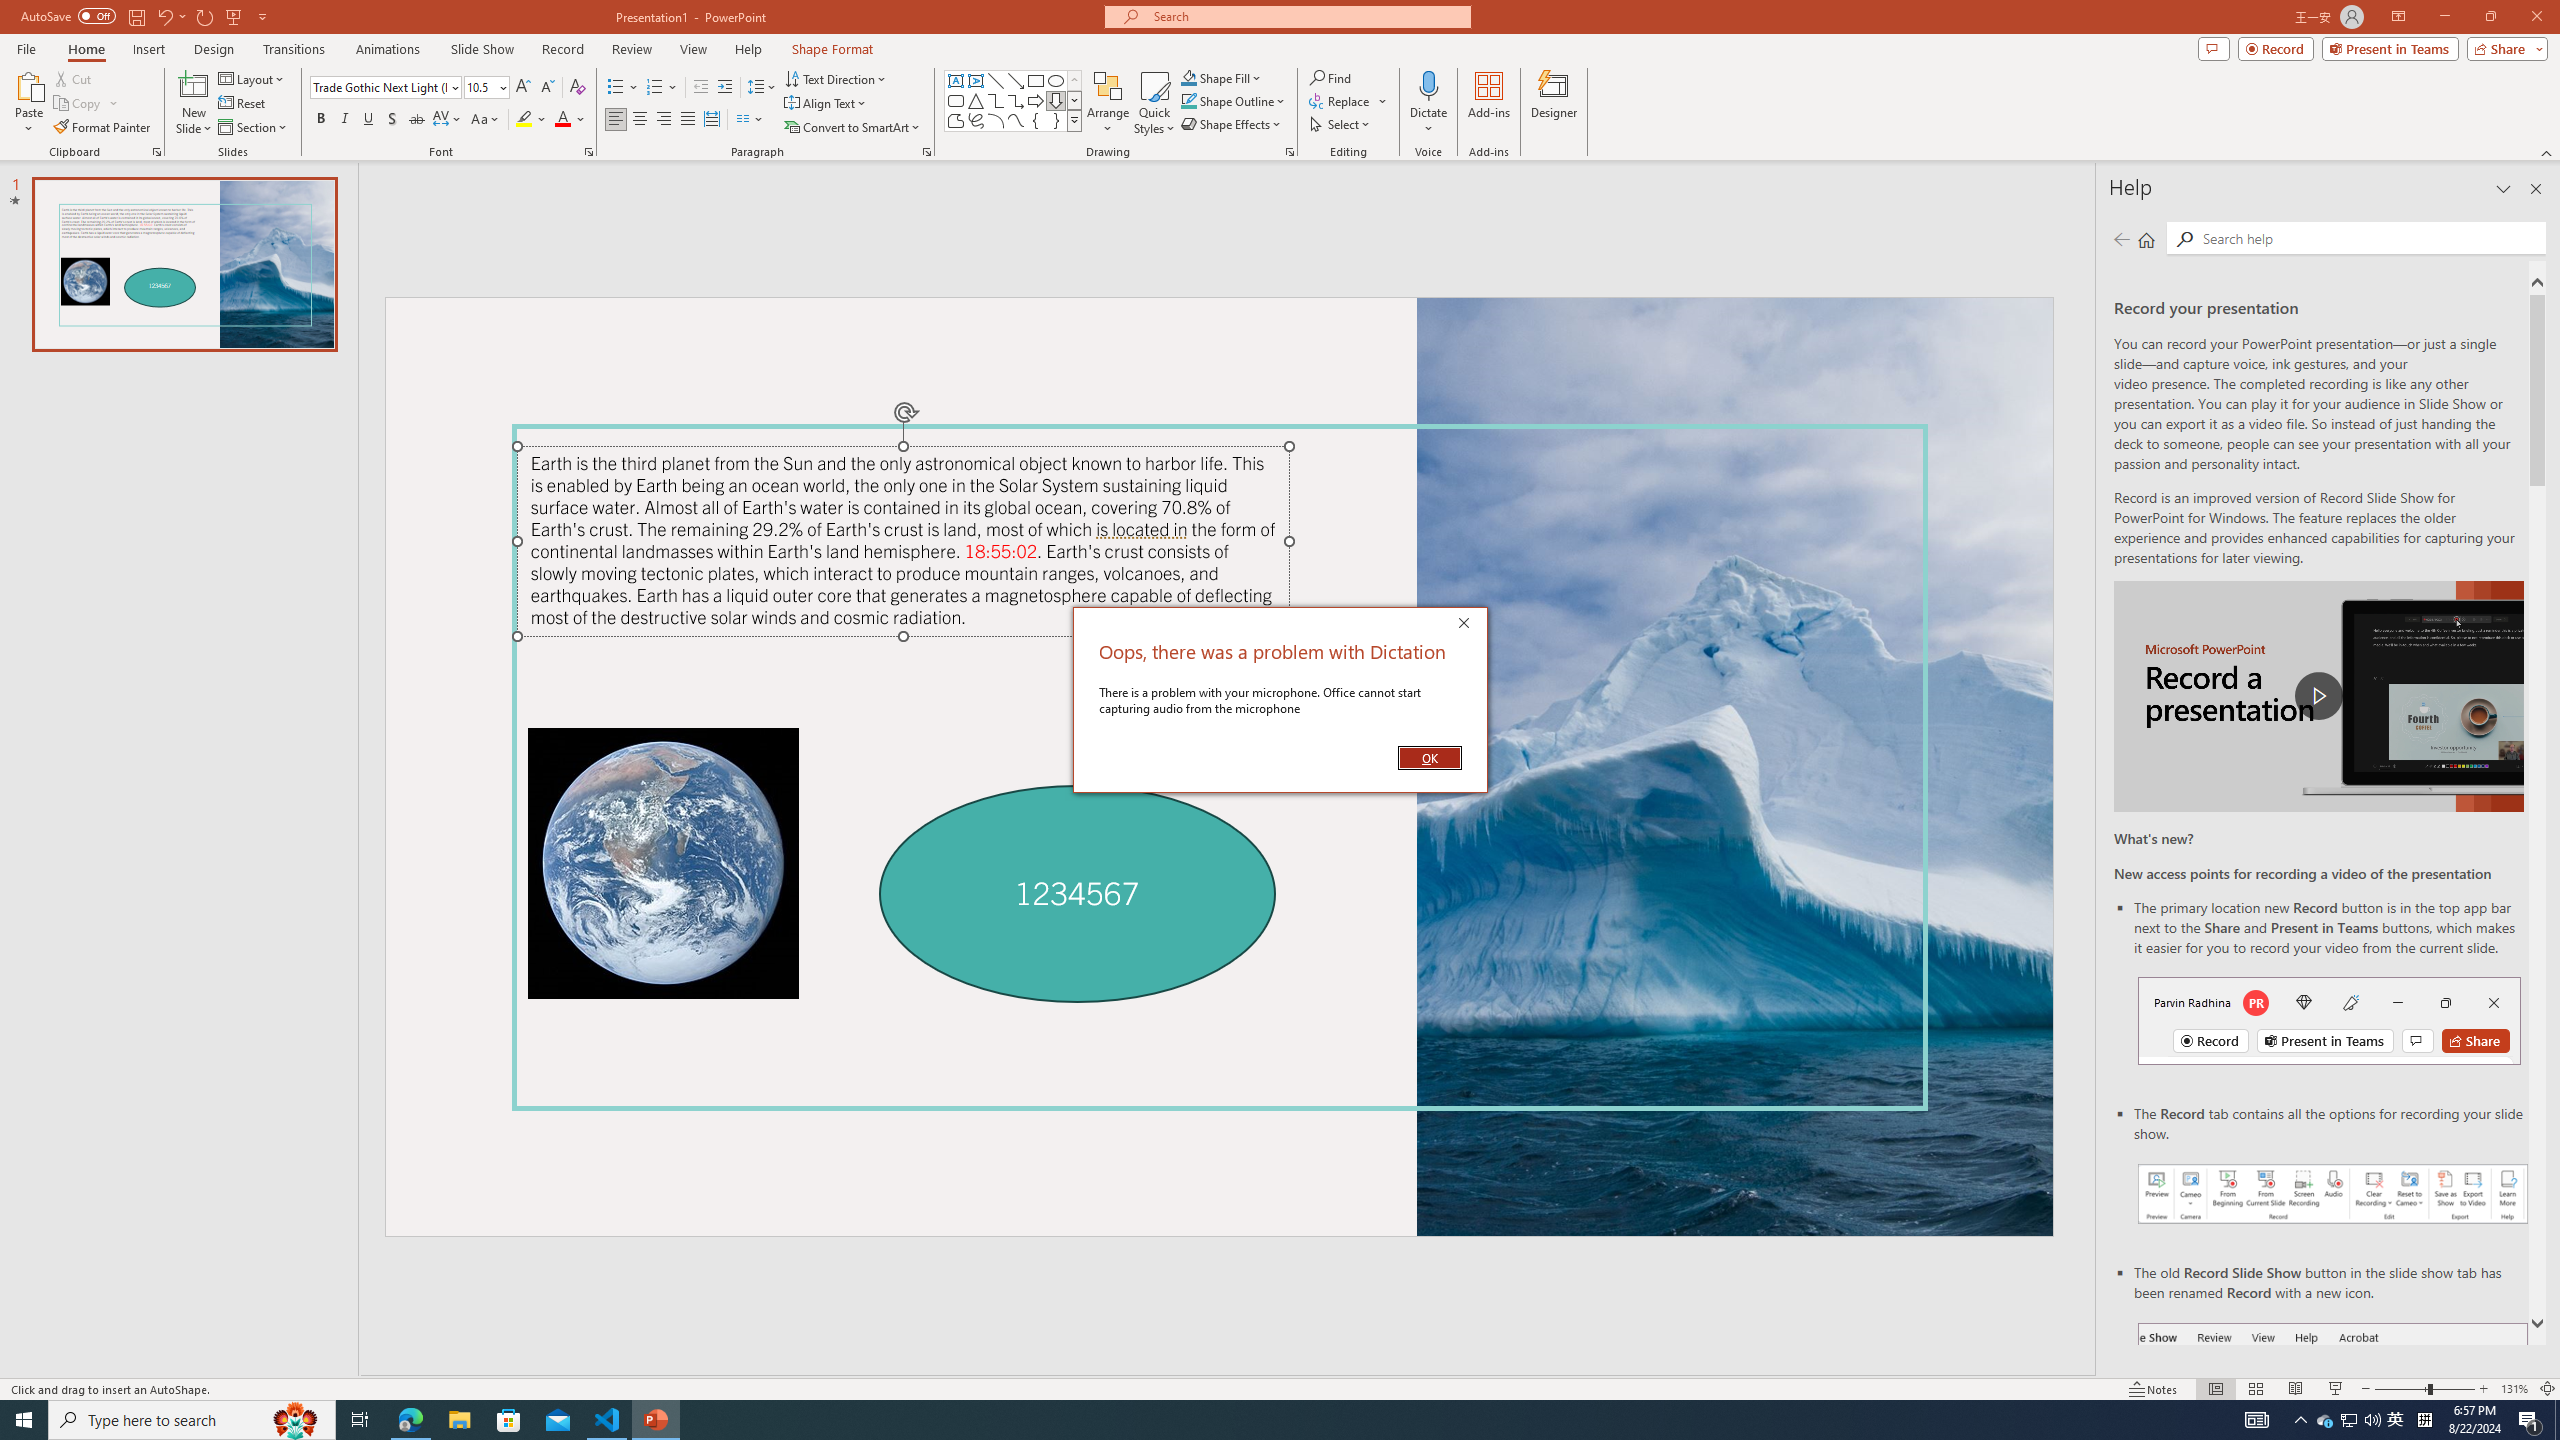  Describe the element at coordinates (925, 150) in the screenshot. I see `'Paragraph...'` at that location.